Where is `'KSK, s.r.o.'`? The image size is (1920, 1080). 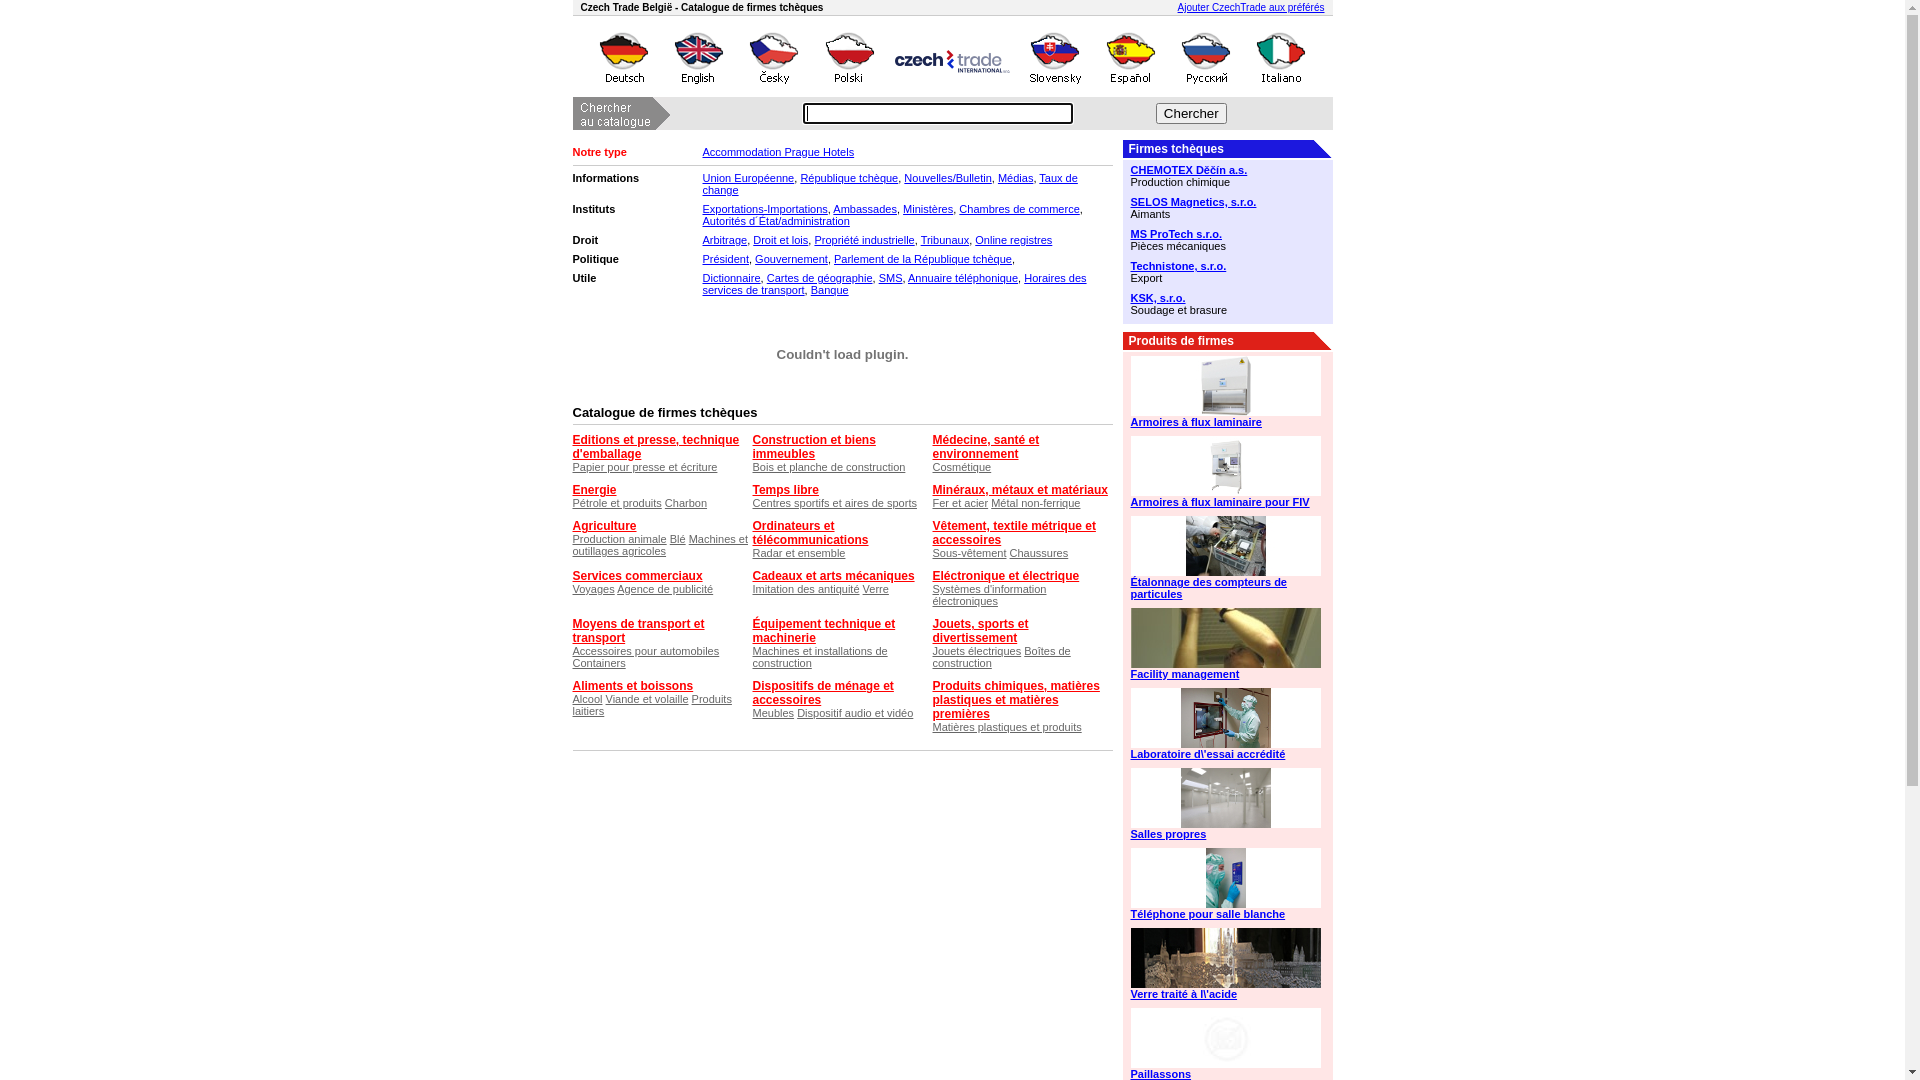 'KSK, s.r.o.' is located at coordinates (1226, 297).